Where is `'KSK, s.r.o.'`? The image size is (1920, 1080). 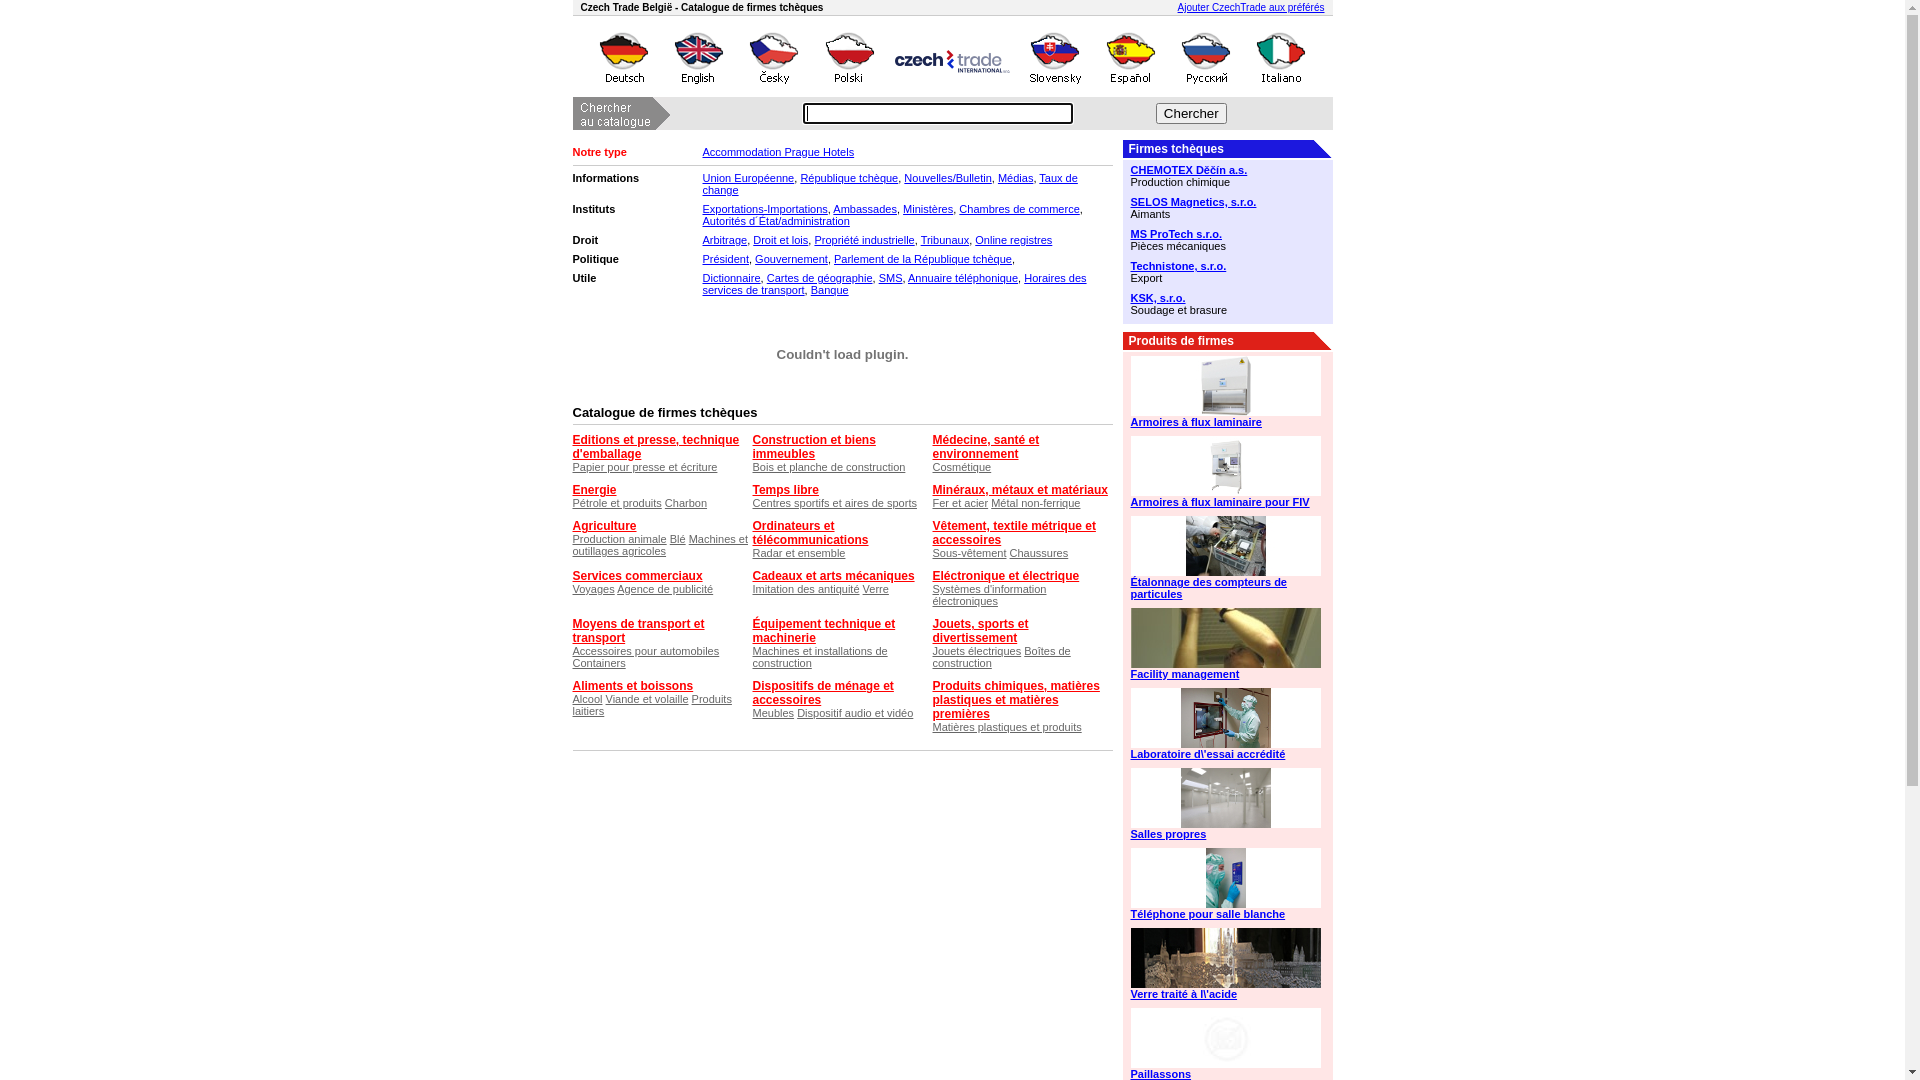 'KSK, s.r.o.' is located at coordinates (1226, 297).